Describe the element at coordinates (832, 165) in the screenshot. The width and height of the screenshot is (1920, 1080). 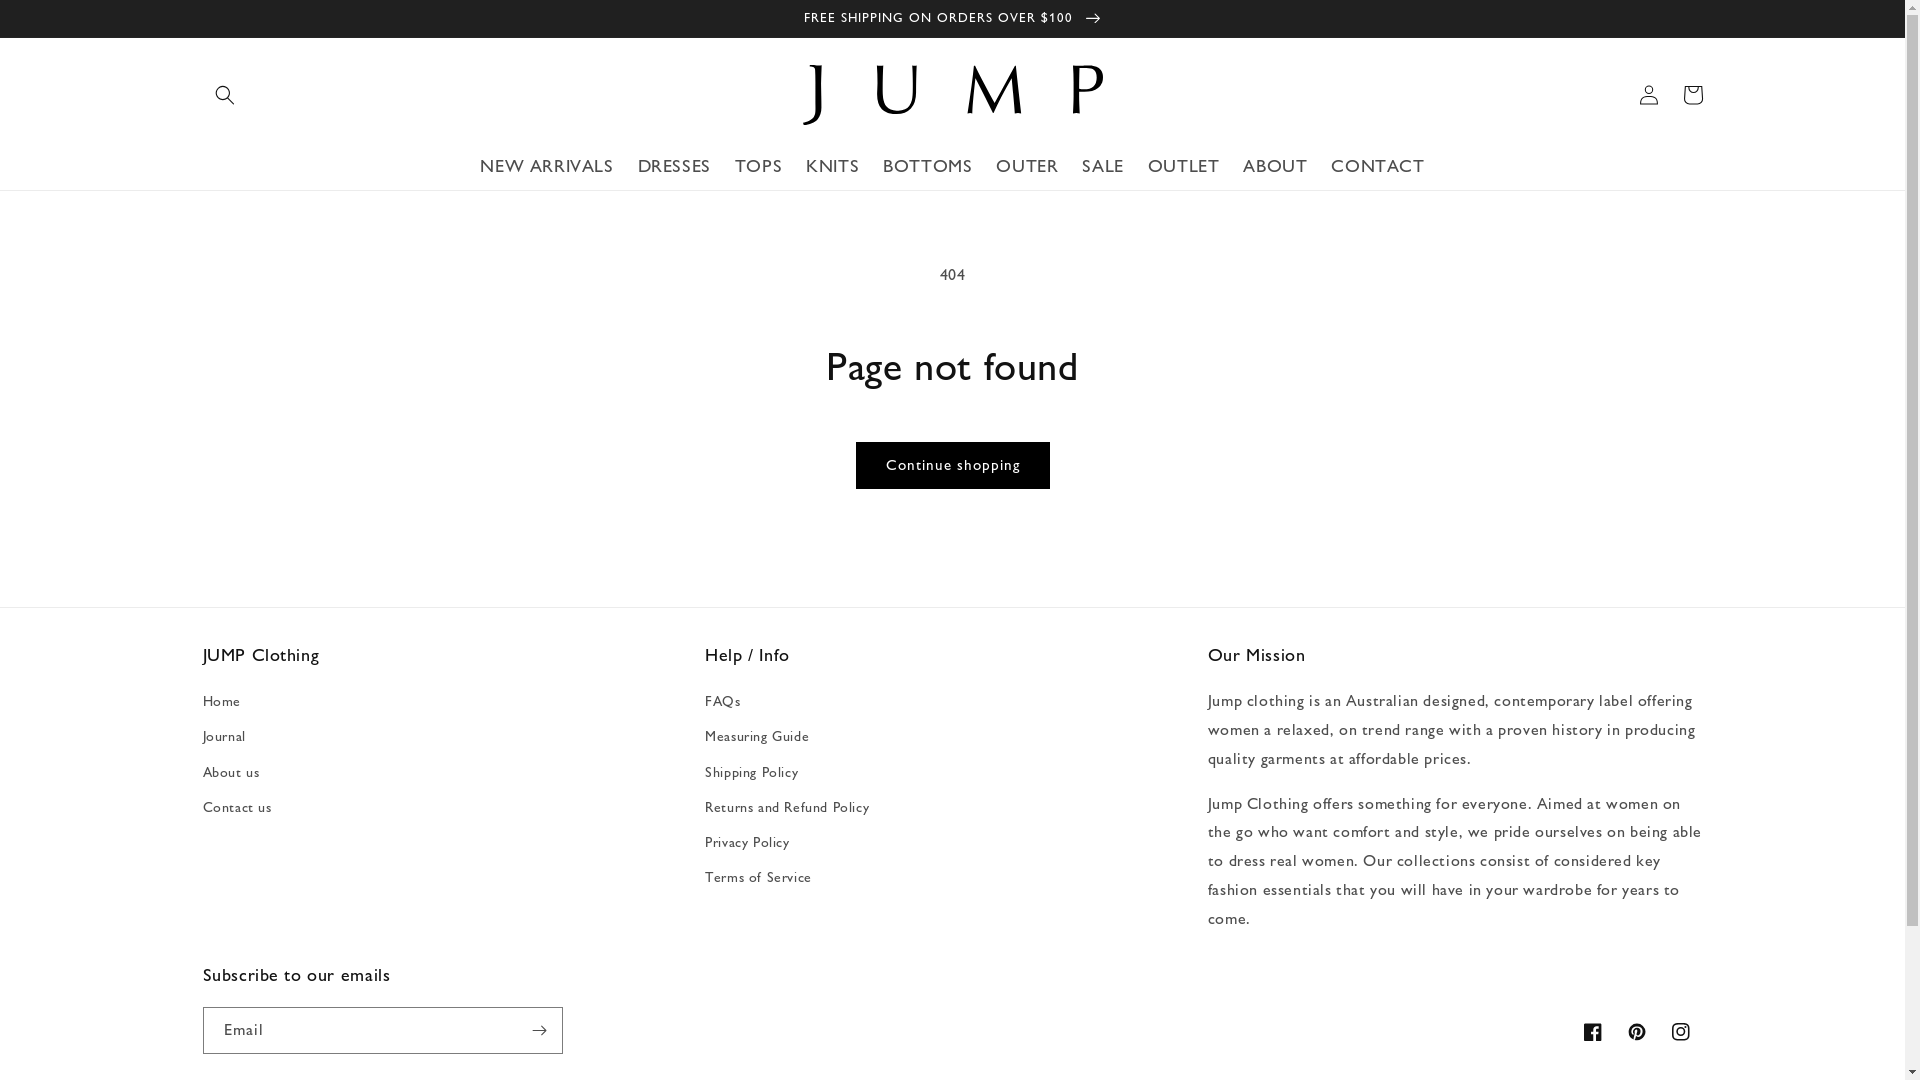
I see `'KNITS'` at that location.